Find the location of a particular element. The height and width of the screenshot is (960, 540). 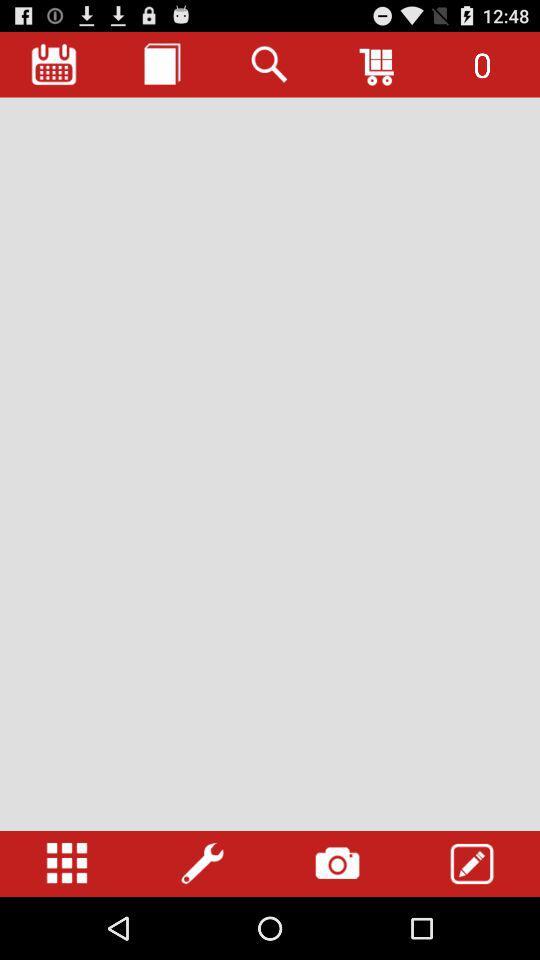

open search function is located at coordinates (270, 64).